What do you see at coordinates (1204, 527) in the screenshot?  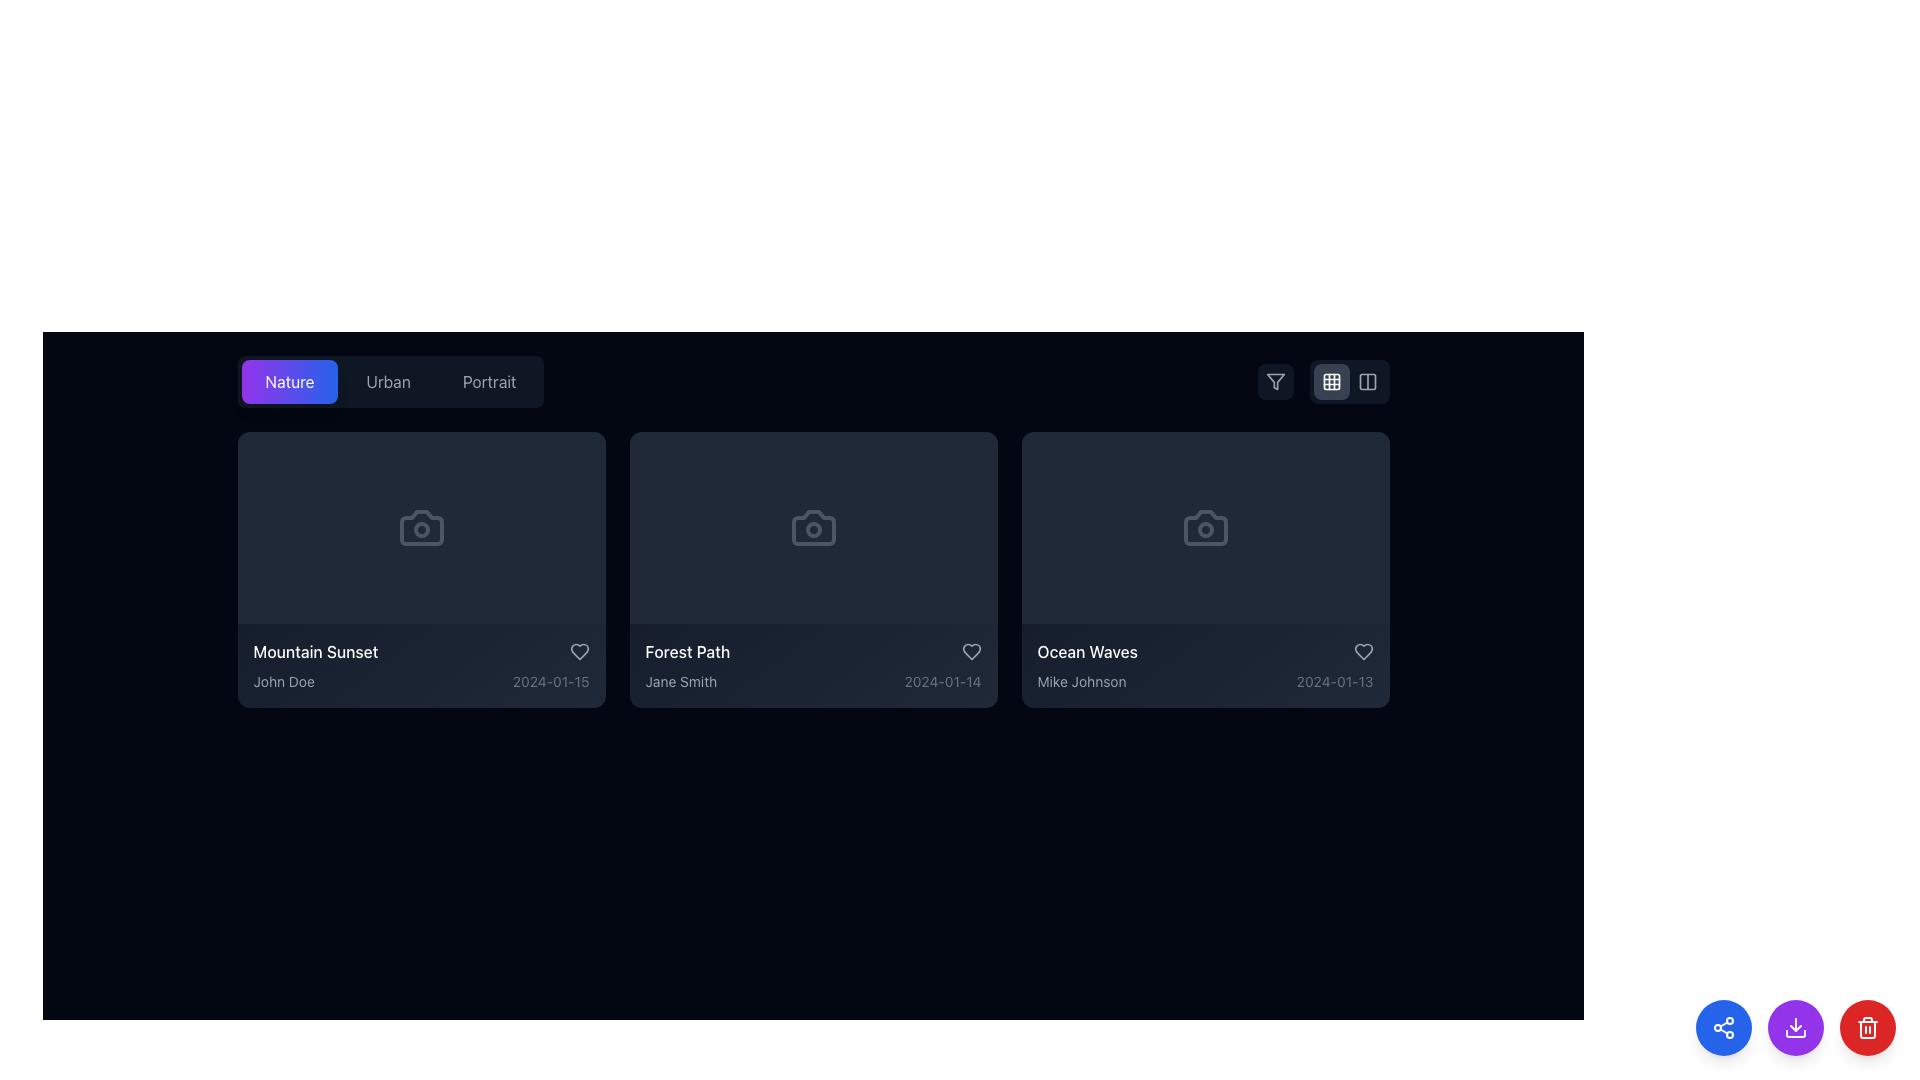 I see `the Icon component representing the camera within the SVG element of the rightmost image card in the 'Nature' category, which enhances the visual understanding of the card's content` at bounding box center [1204, 527].